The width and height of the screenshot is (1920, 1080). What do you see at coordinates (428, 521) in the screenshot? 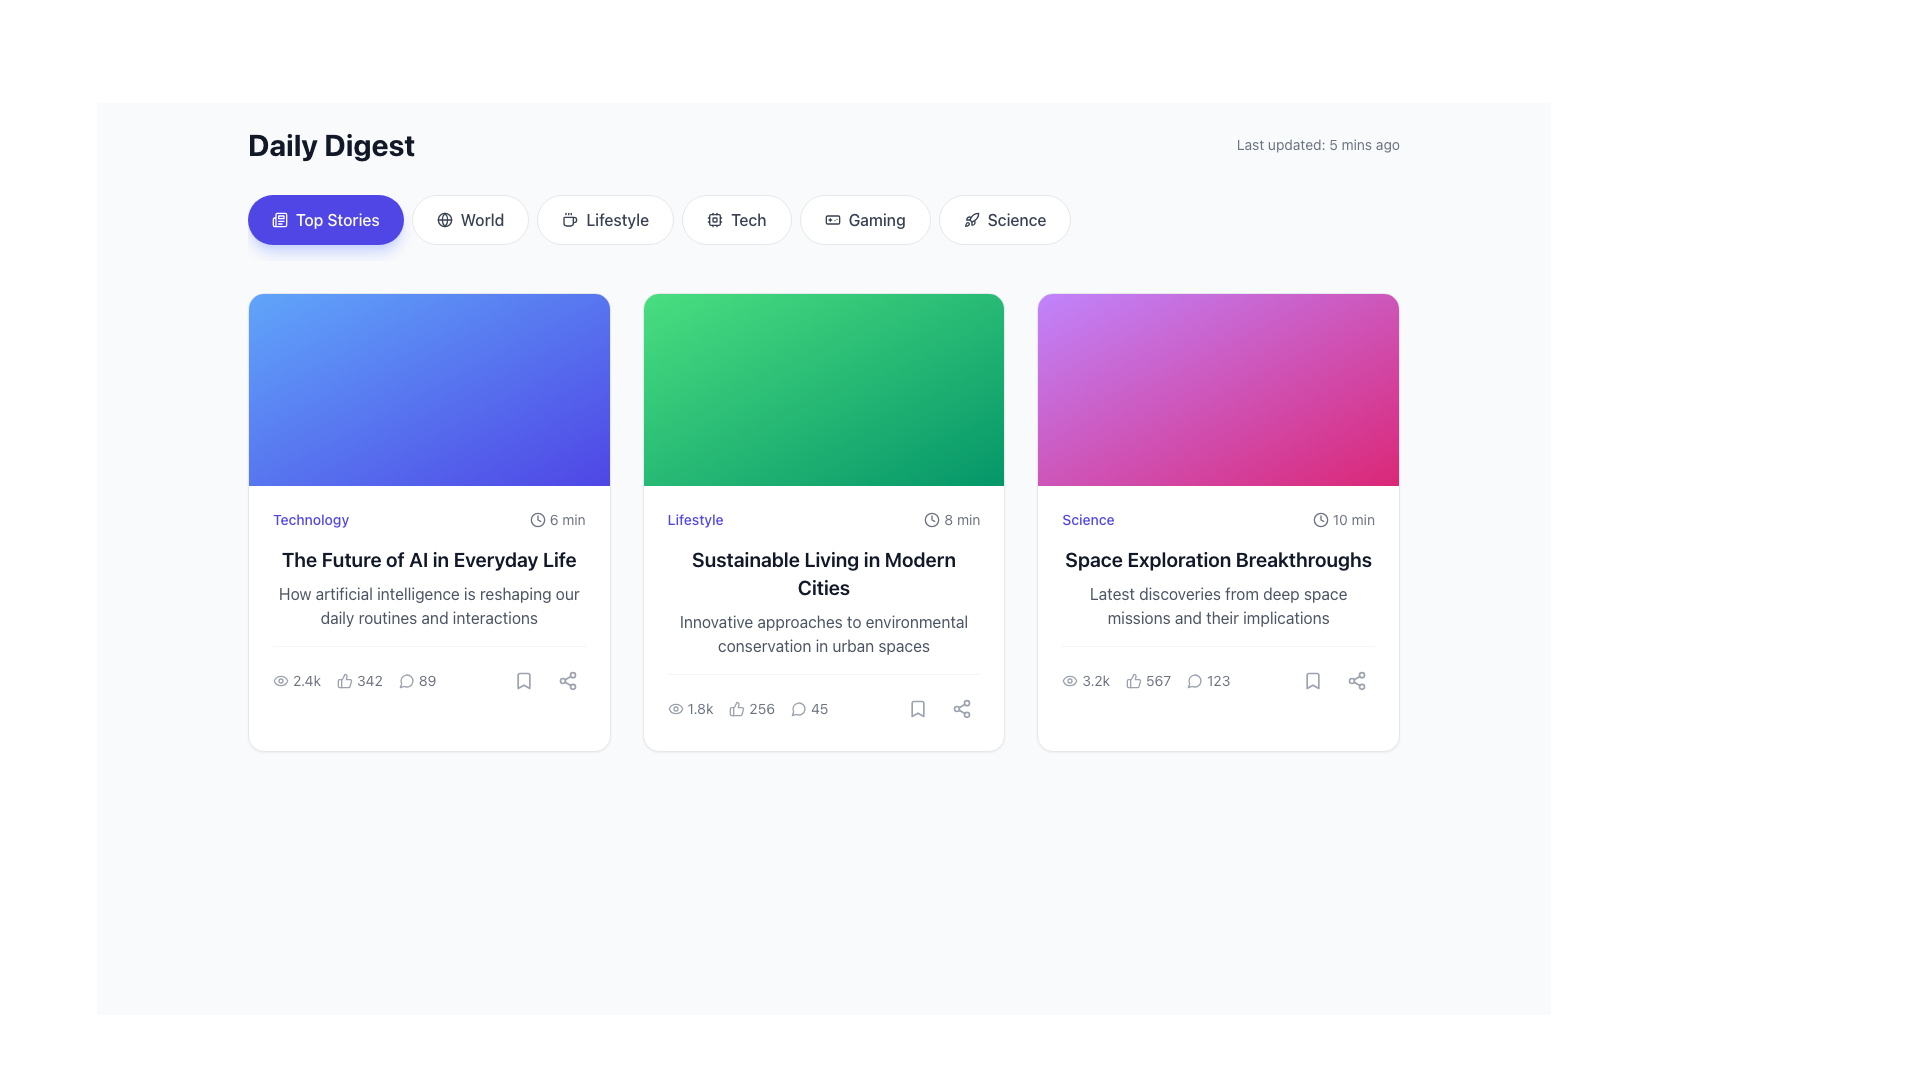
I see `the card titled 'The Future of AI in Everyday Life'` at bounding box center [428, 521].